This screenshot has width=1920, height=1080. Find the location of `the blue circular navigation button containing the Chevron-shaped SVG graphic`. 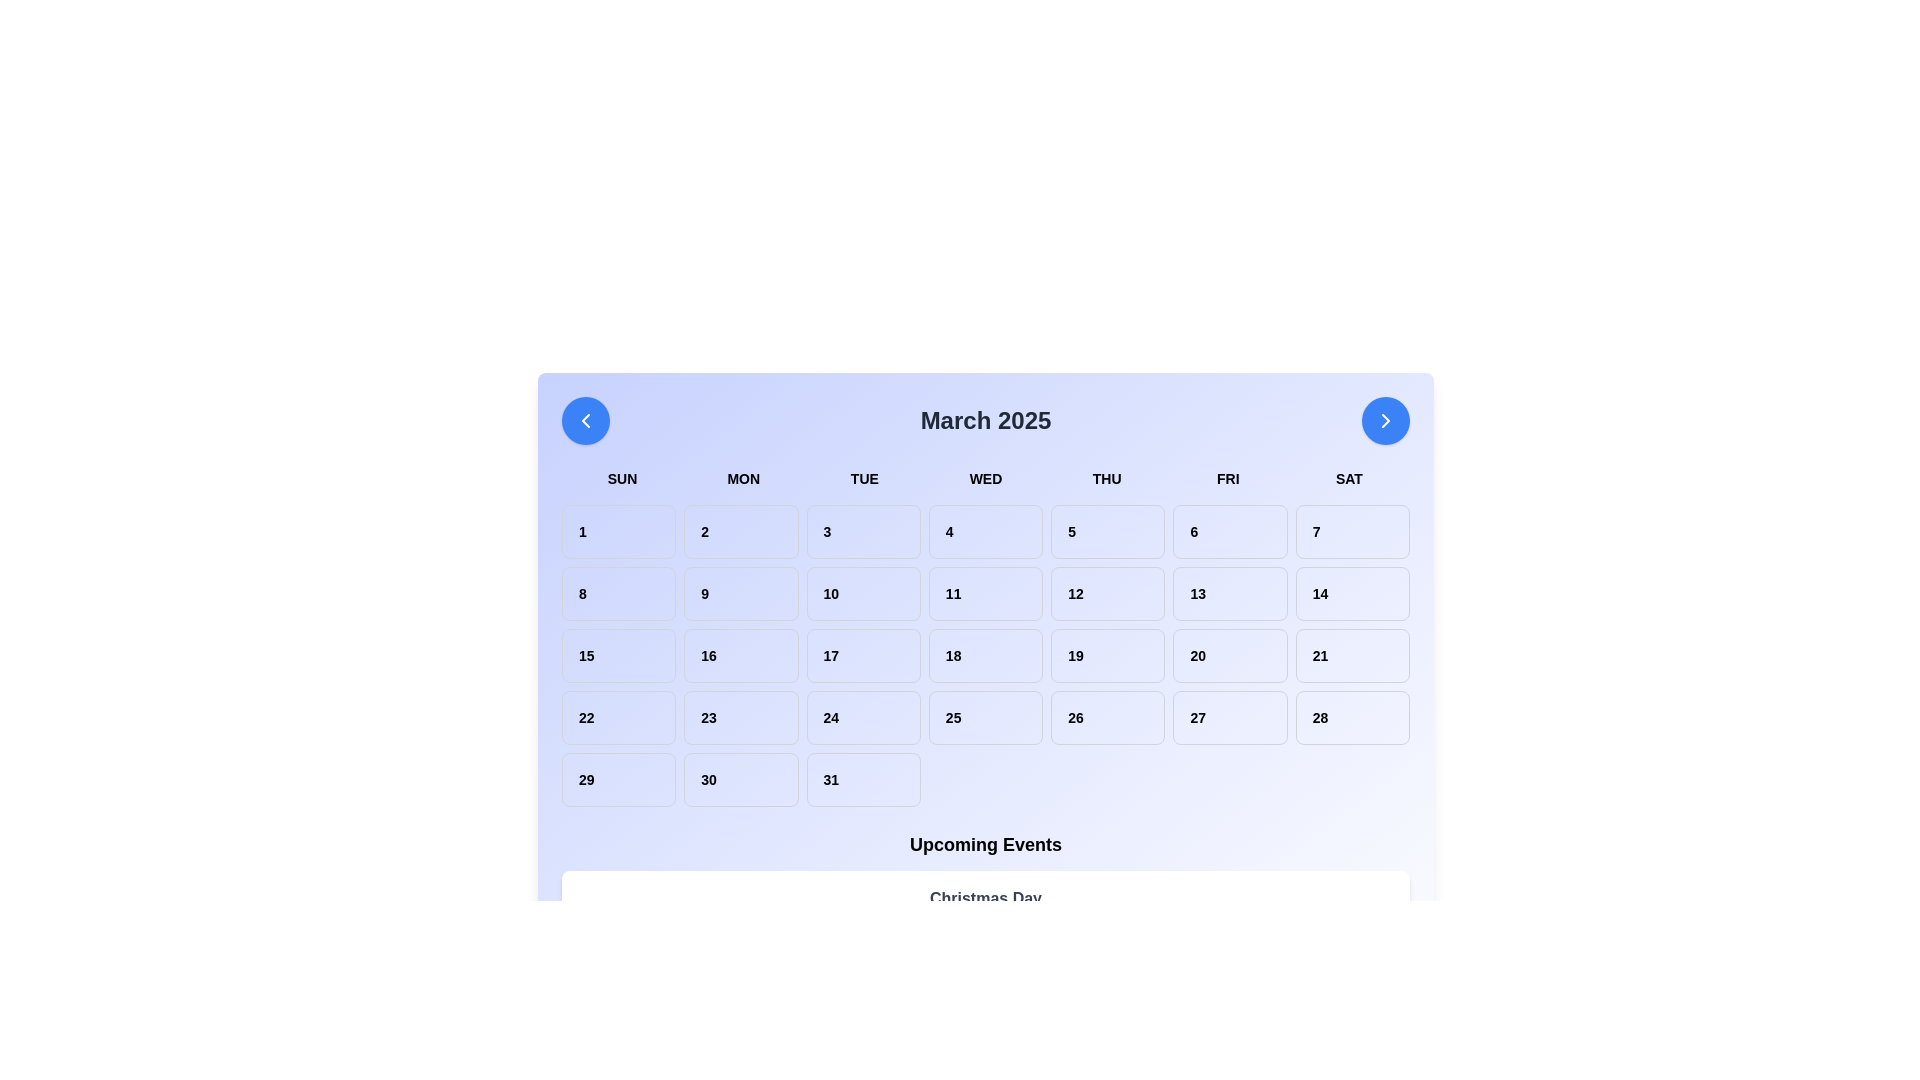

the blue circular navigation button containing the Chevron-shaped SVG graphic is located at coordinates (584, 419).